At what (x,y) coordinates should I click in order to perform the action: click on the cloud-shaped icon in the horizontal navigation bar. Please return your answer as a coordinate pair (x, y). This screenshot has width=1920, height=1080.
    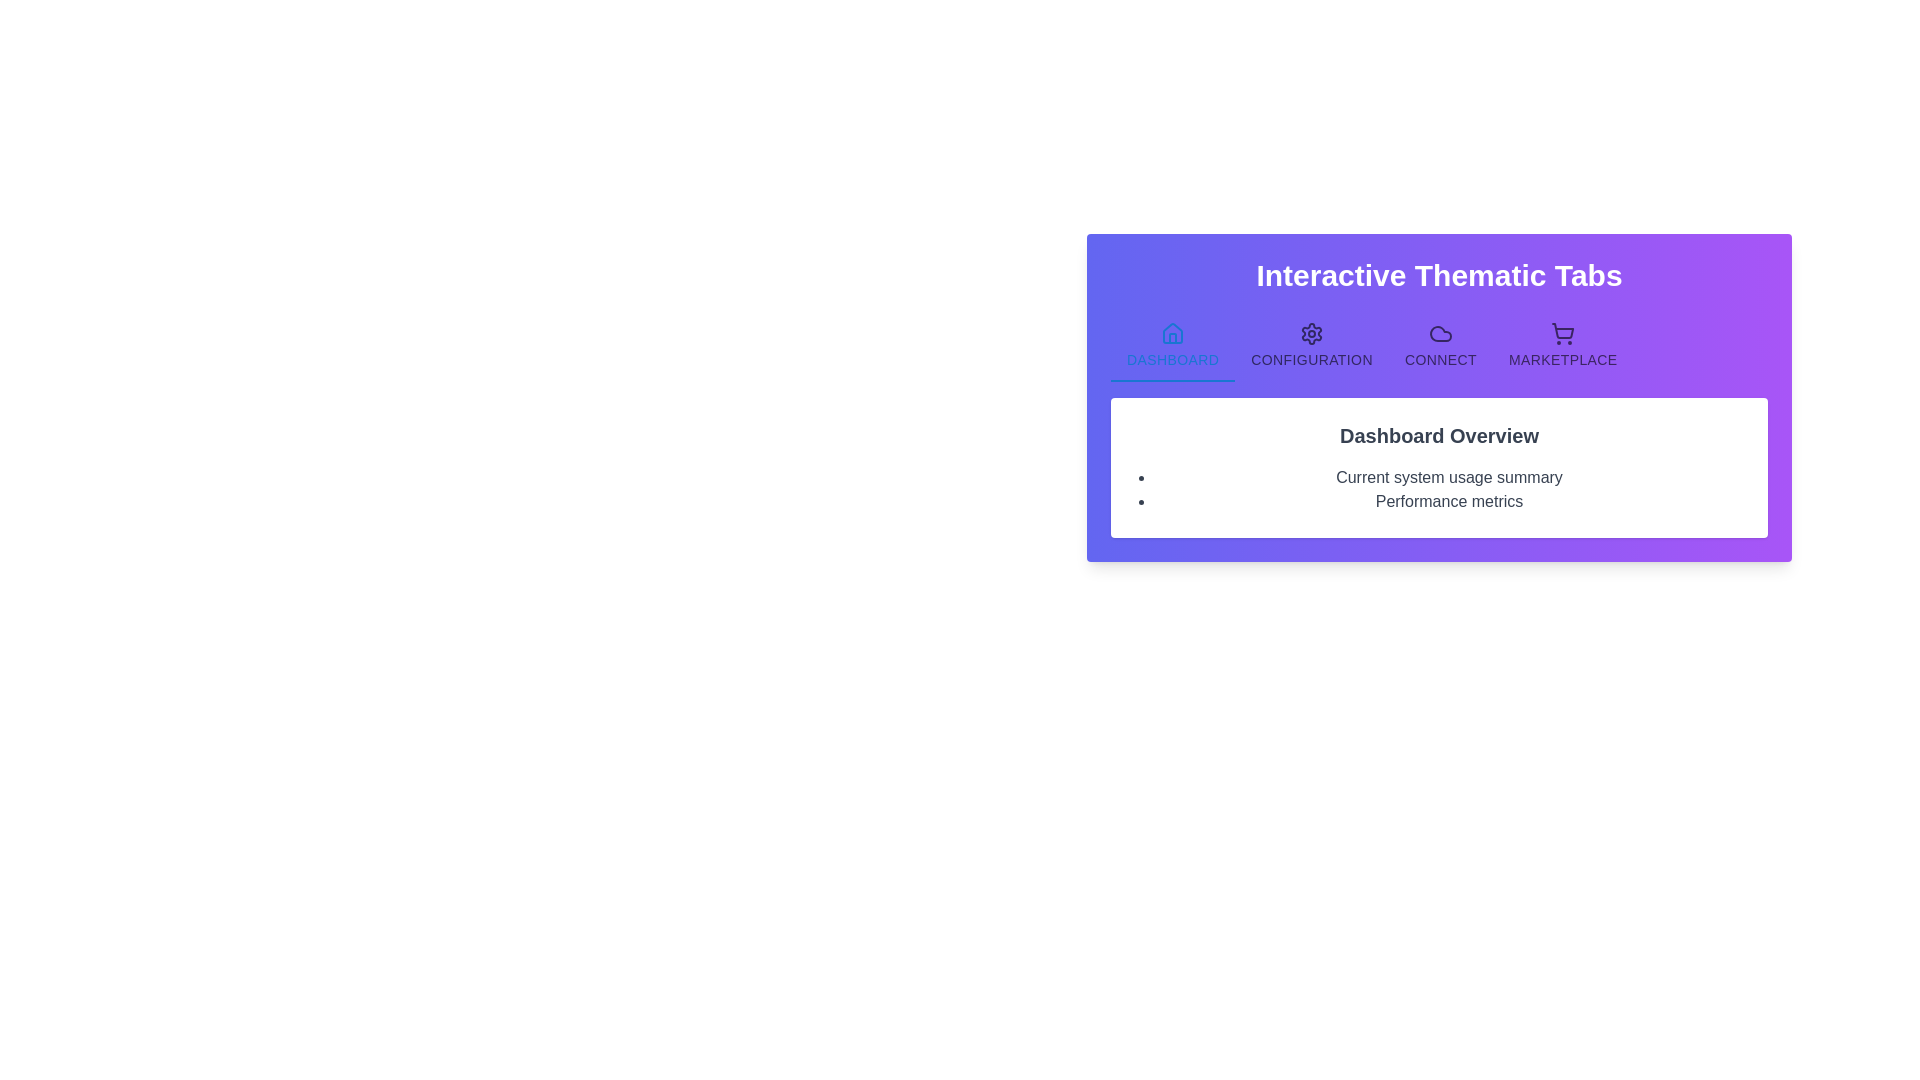
    Looking at the image, I should click on (1440, 333).